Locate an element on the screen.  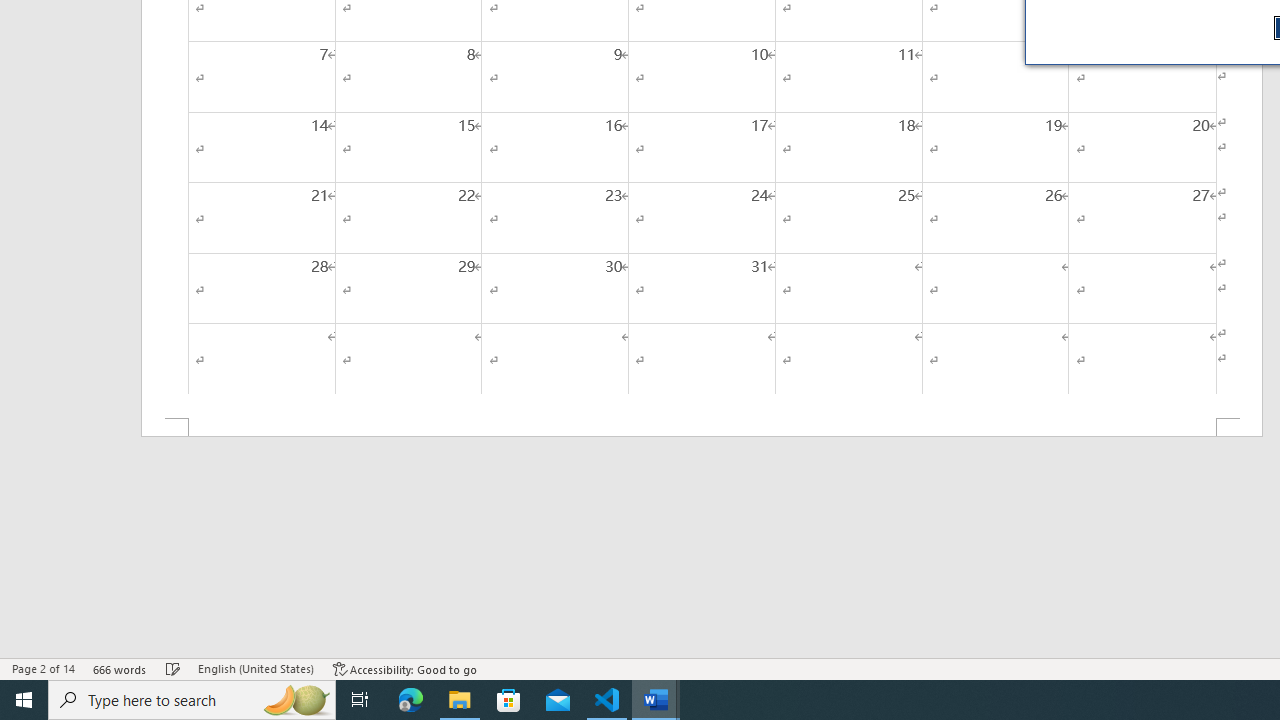
'Language English (United States)' is located at coordinates (255, 669).